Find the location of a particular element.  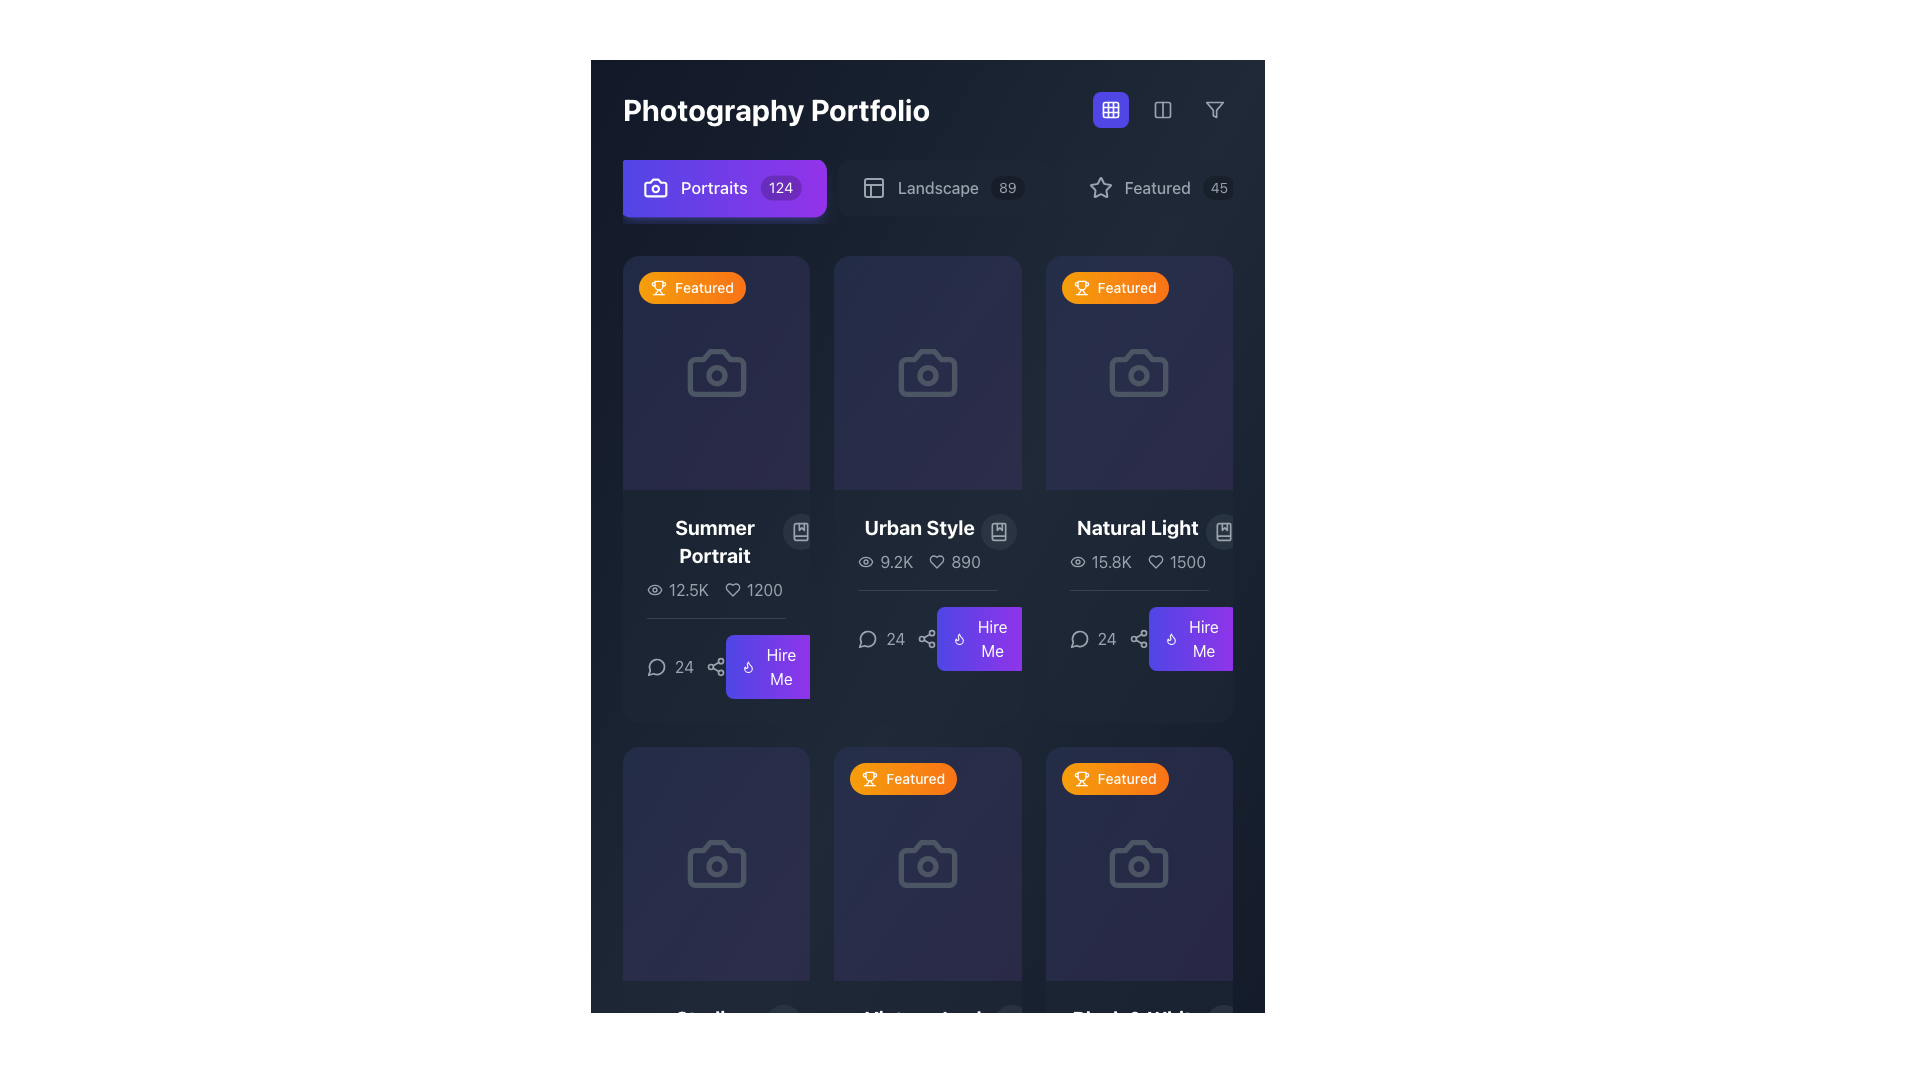

the Text Label displaying the number '24' located below the 'Summer Portrait' section is located at coordinates (686, 667).